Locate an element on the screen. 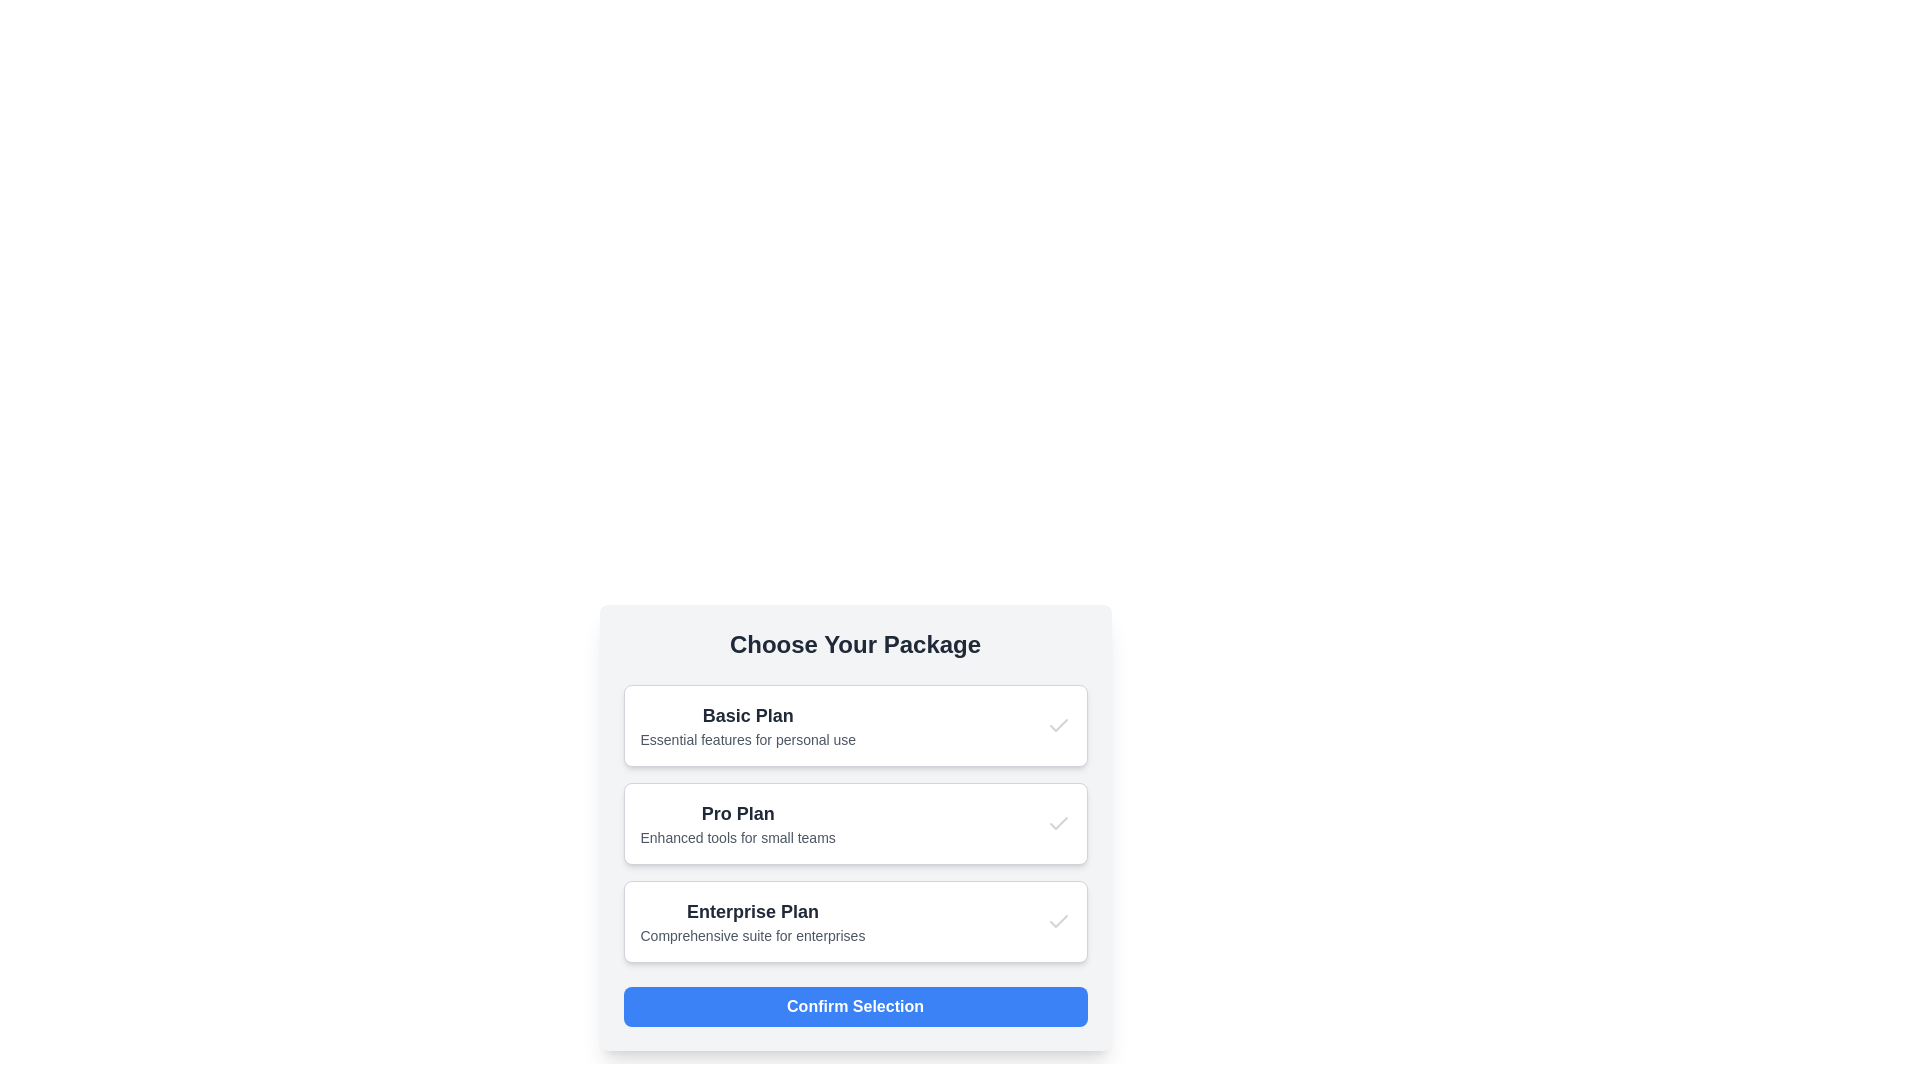 The width and height of the screenshot is (1920, 1080). the text label 'Pro Plan' which is centrally aligned within the second selectable option in the plan offerings dialog box is located at coordinates (737, 813).